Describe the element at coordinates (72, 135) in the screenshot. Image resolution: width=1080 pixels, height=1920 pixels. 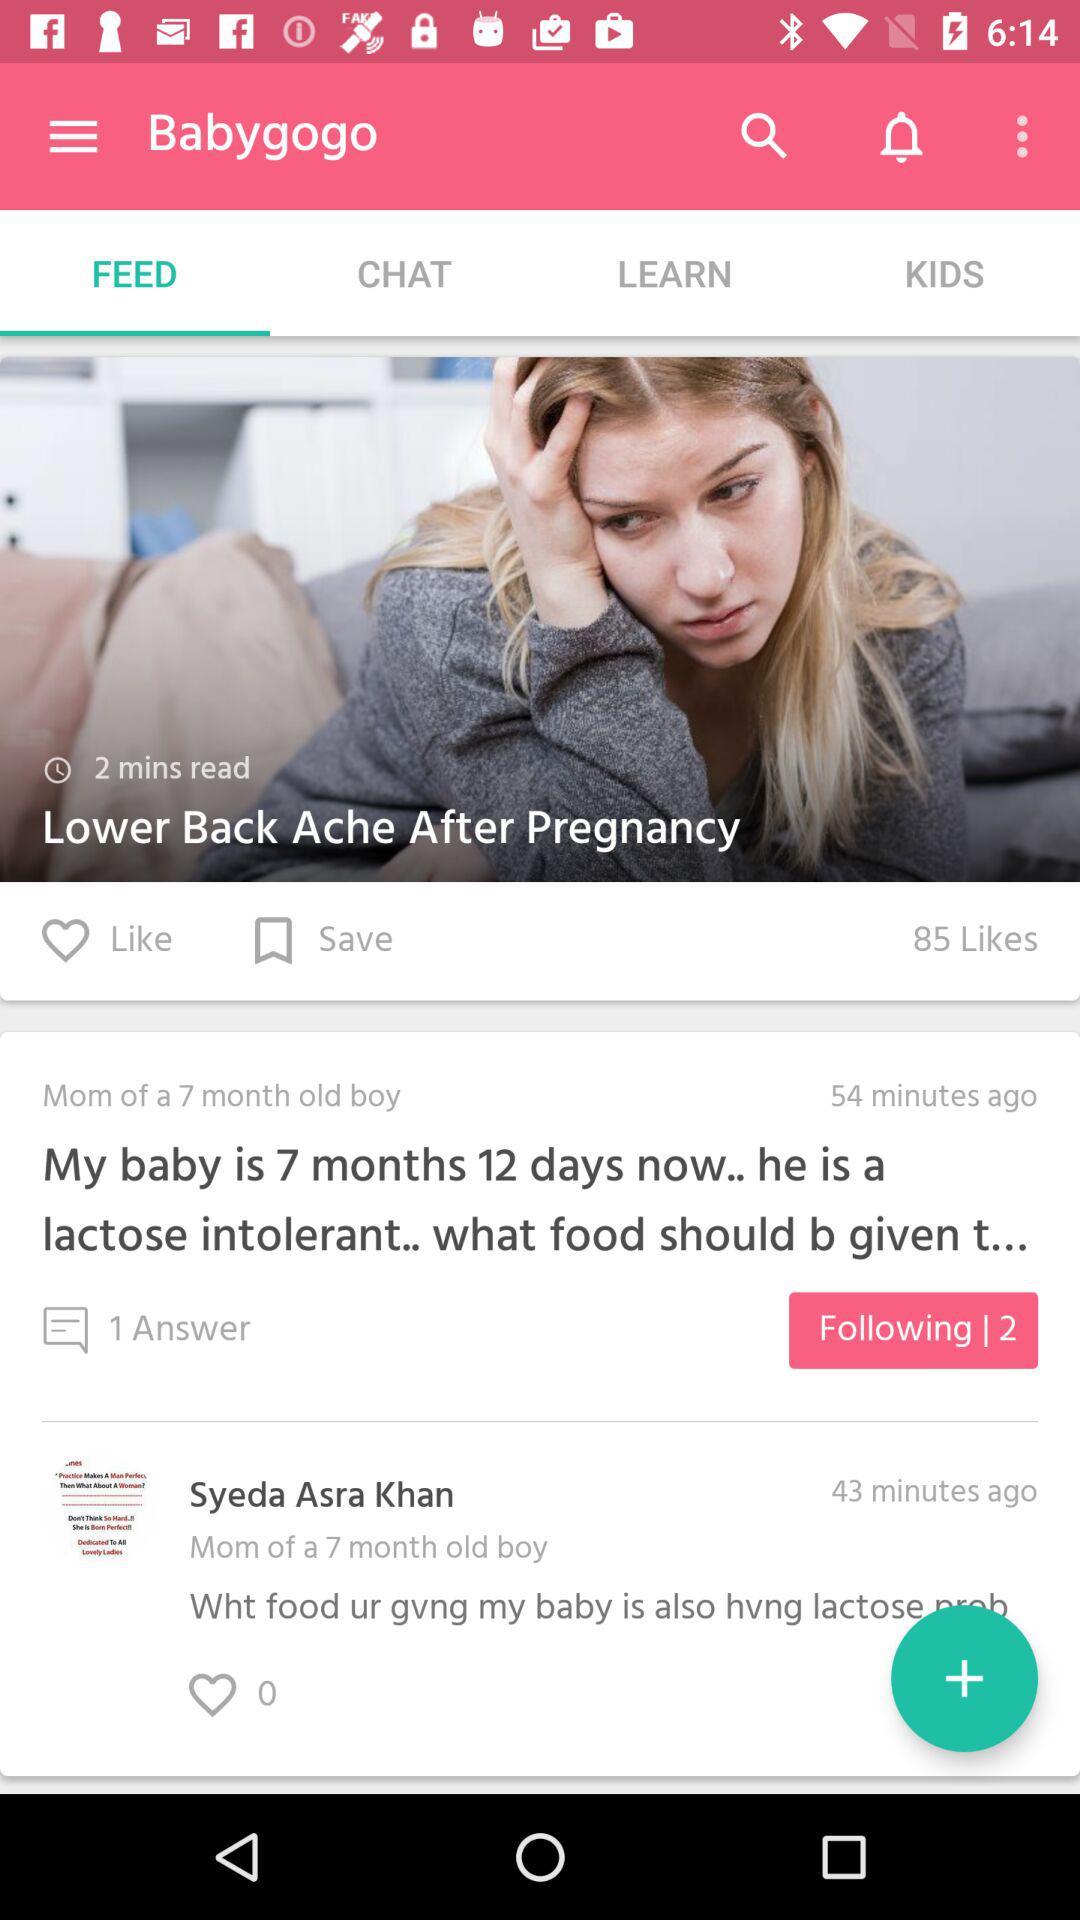
I see `the item next to babygogo` at that location.